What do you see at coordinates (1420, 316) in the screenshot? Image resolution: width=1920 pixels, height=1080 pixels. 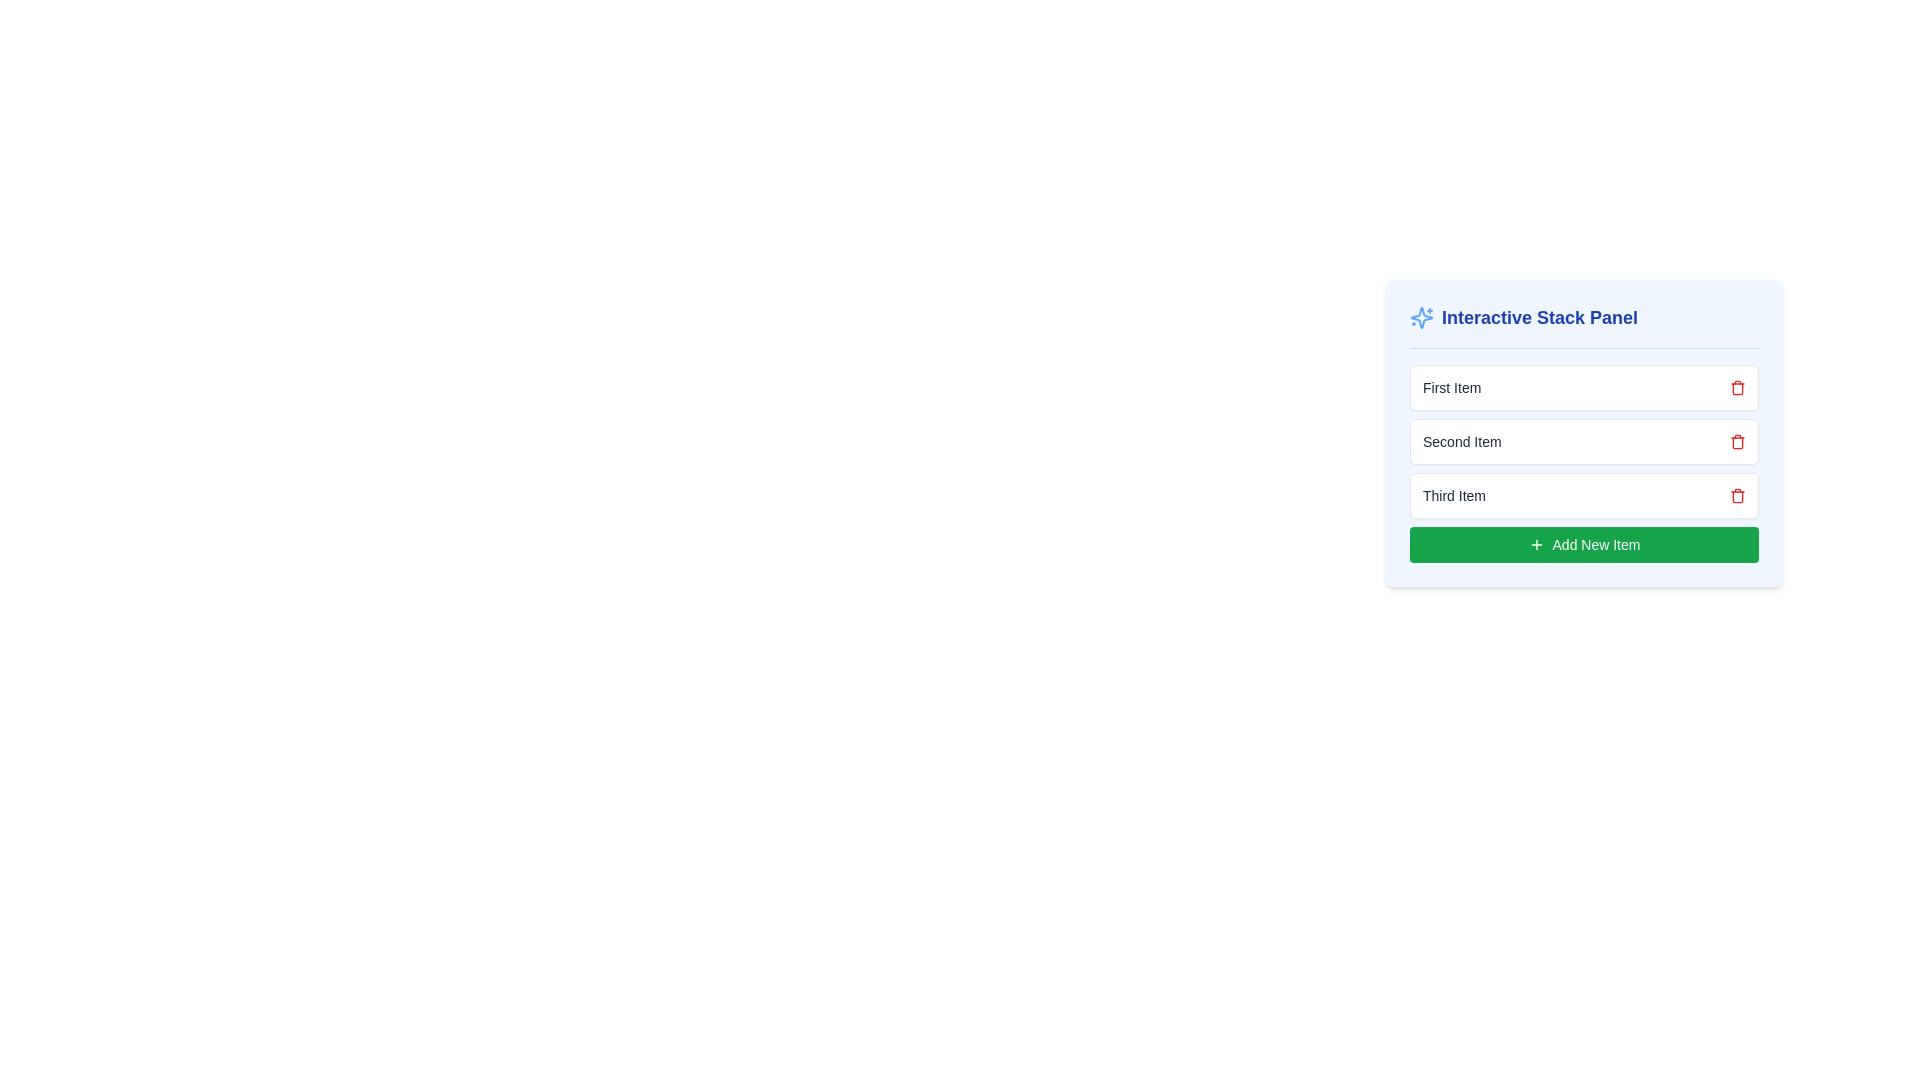 I see `the star-shaped icon with a sparkly design, located to the left of the text 'Interactive Stack Panel'` at bounding box center [1420, 316].